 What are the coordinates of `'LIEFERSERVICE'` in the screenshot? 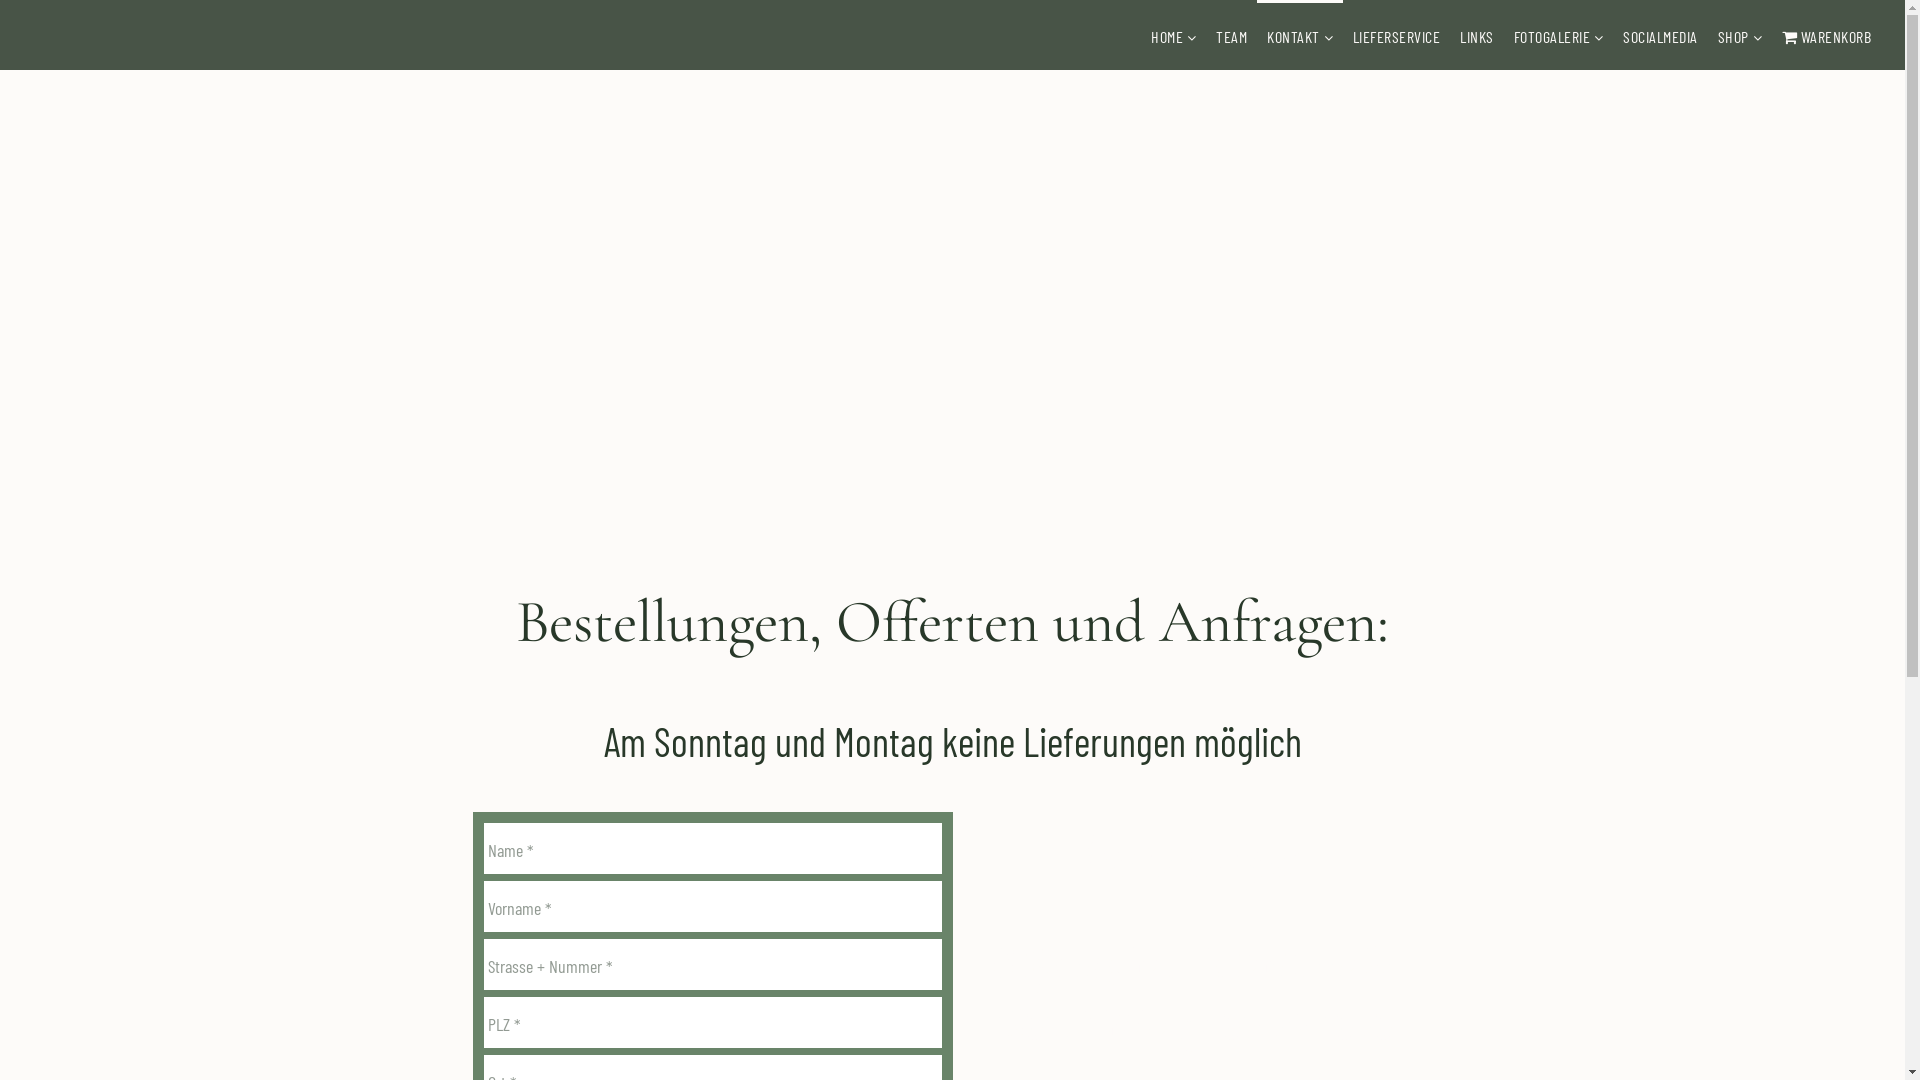 It's located at (1395, 36).